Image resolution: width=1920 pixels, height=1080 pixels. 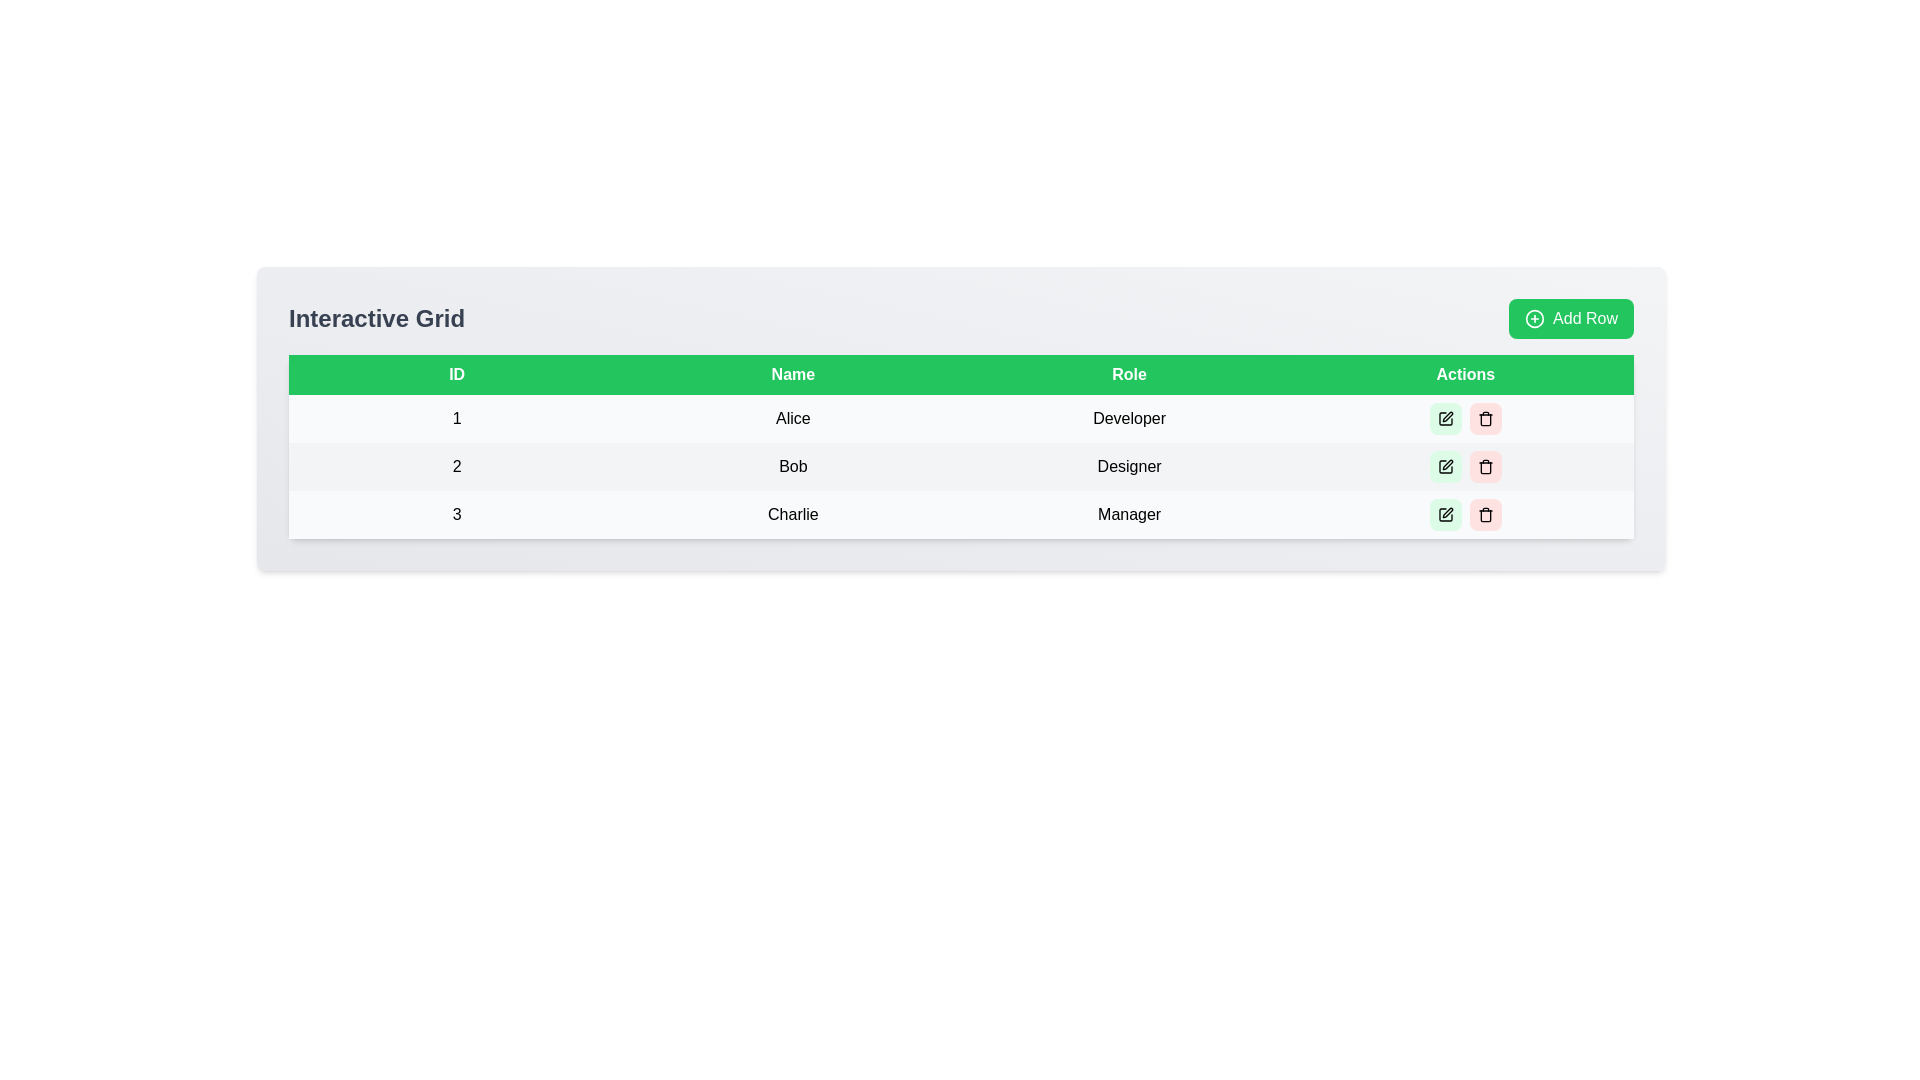 I want to click on the 'Add Row' button with a green background and white text, located at the top-right corner of the 'Interactive Grid' section header, so click(x=1570, y=318).